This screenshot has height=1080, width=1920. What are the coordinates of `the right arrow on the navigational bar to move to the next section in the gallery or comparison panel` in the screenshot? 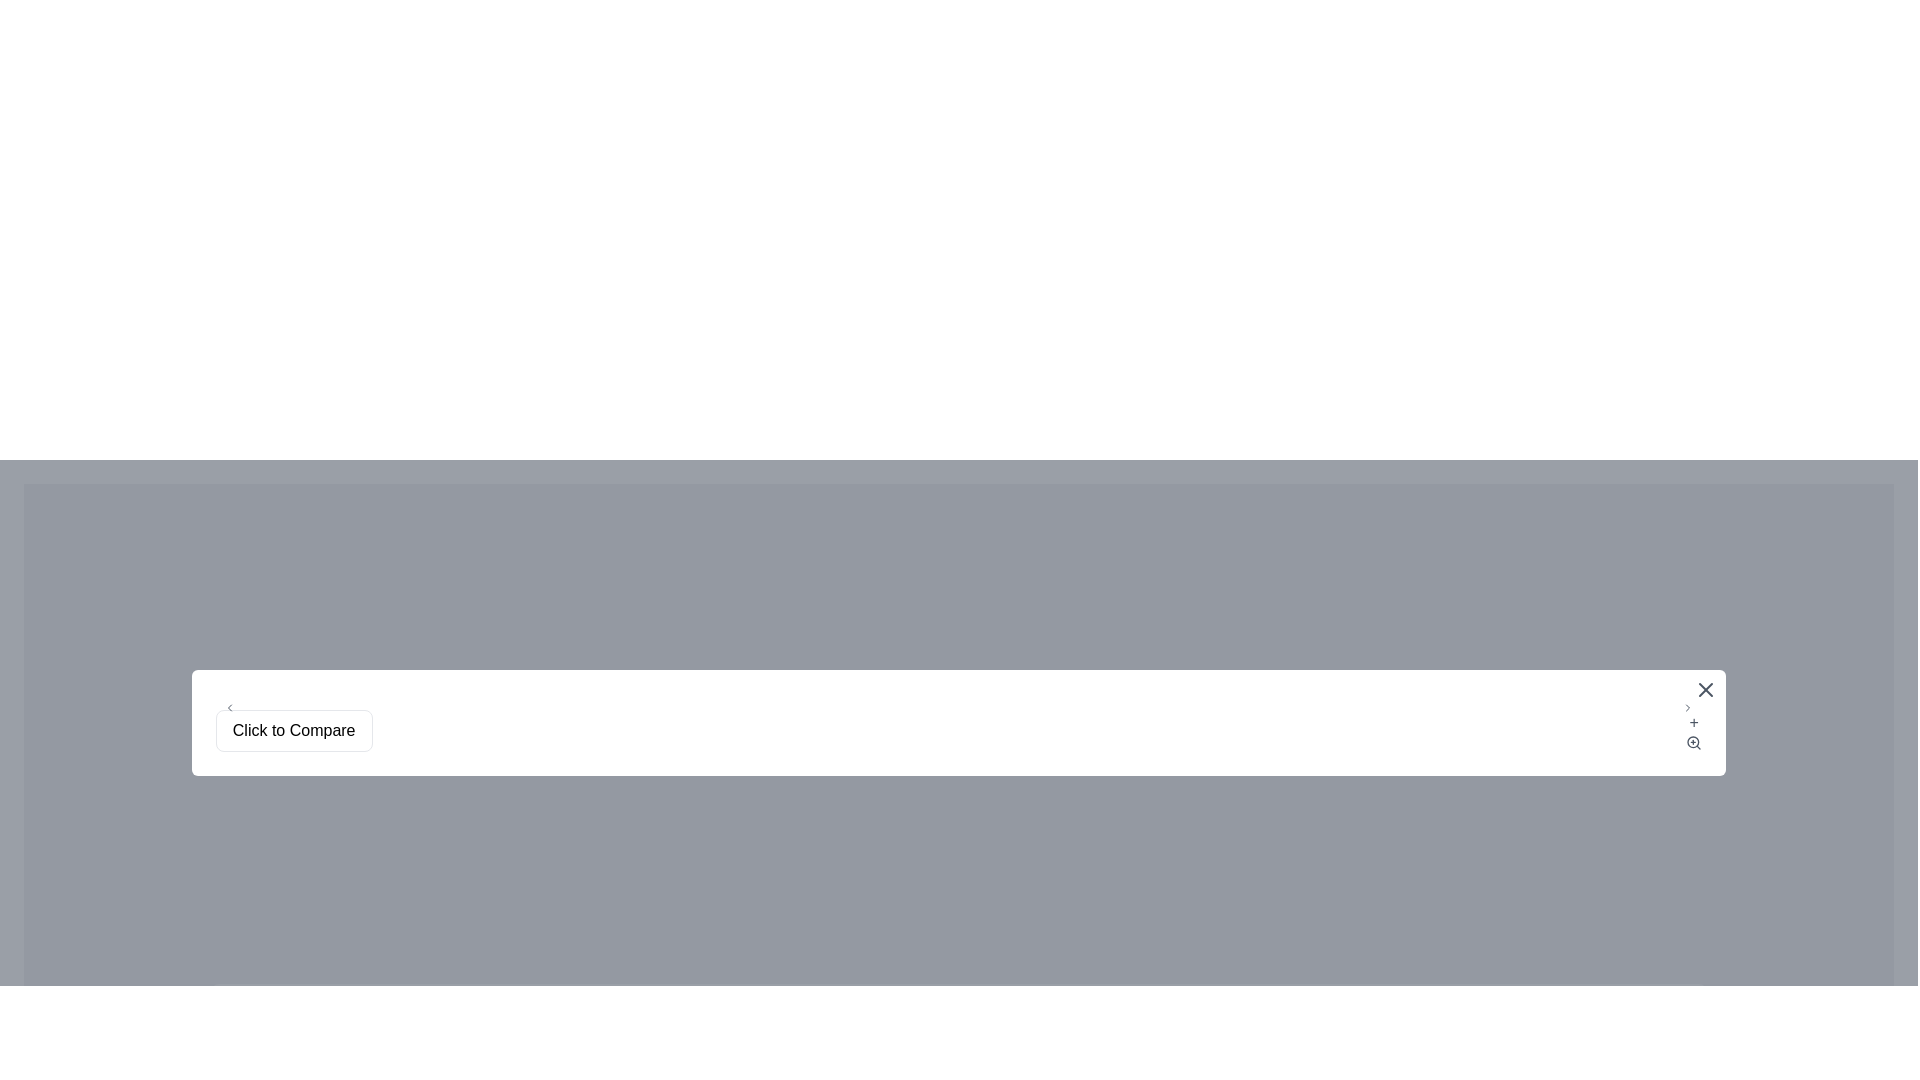 It's located at (958, 707).